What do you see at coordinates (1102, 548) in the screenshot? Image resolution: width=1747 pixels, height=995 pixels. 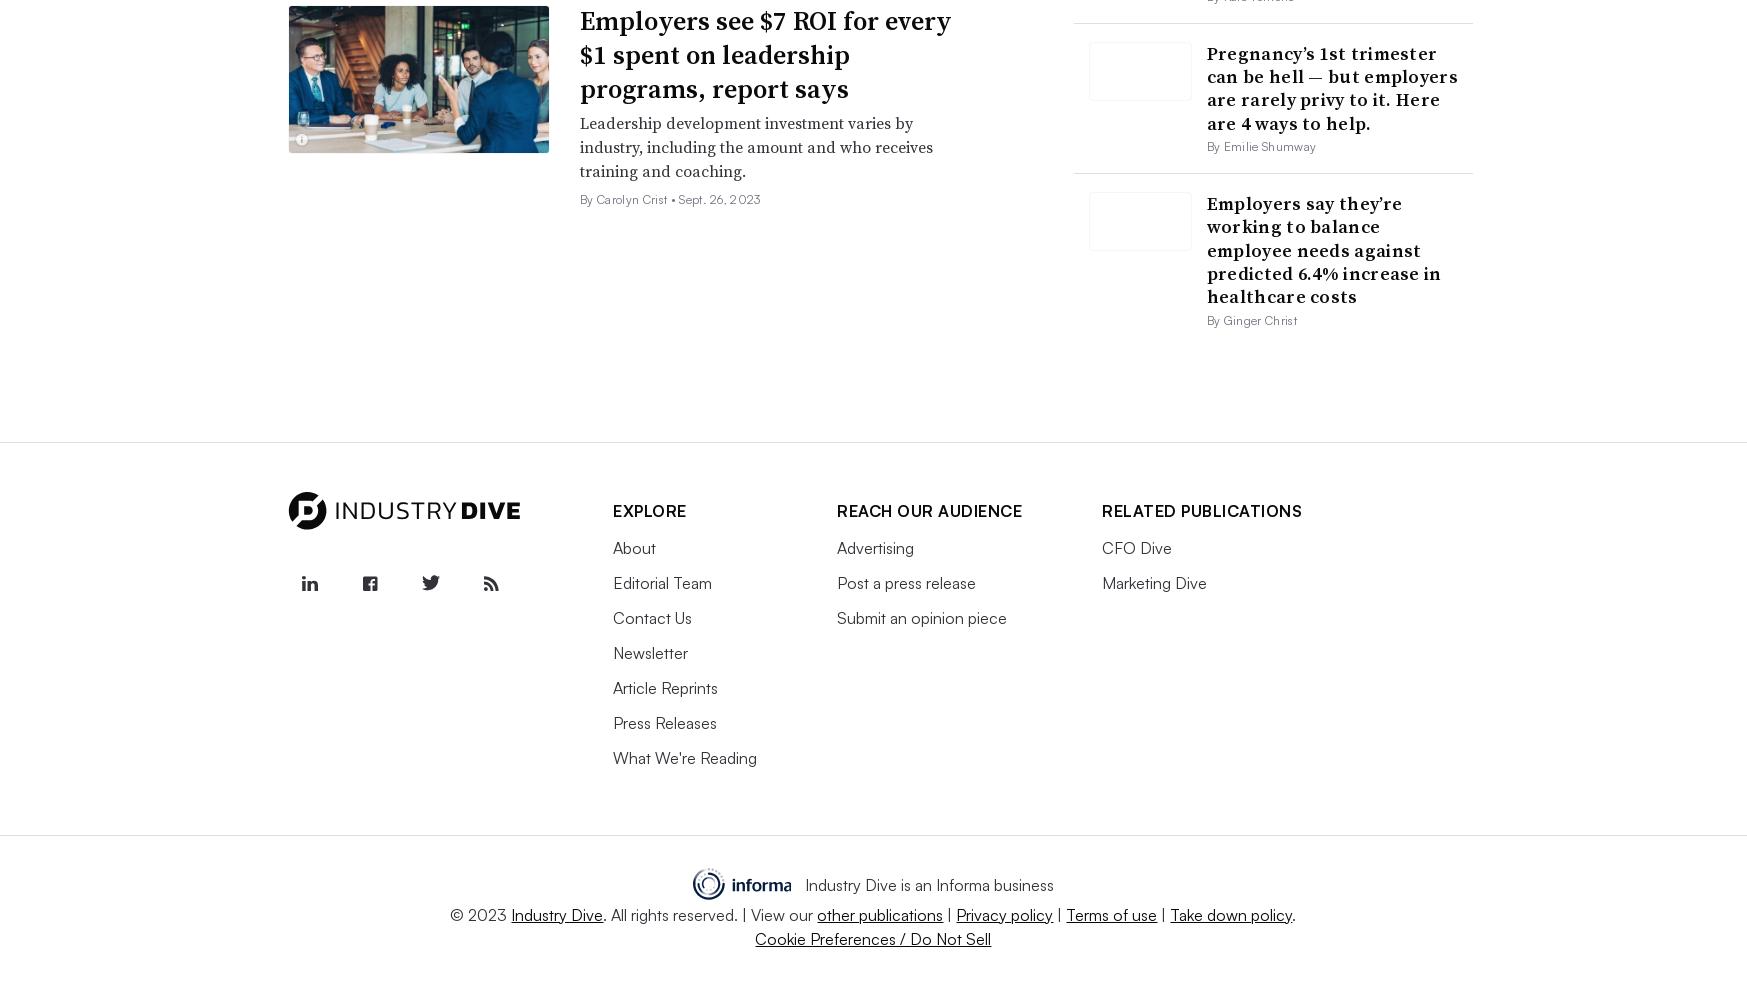 I see `'CFO Dive'` at bounding box center [1102, 548].